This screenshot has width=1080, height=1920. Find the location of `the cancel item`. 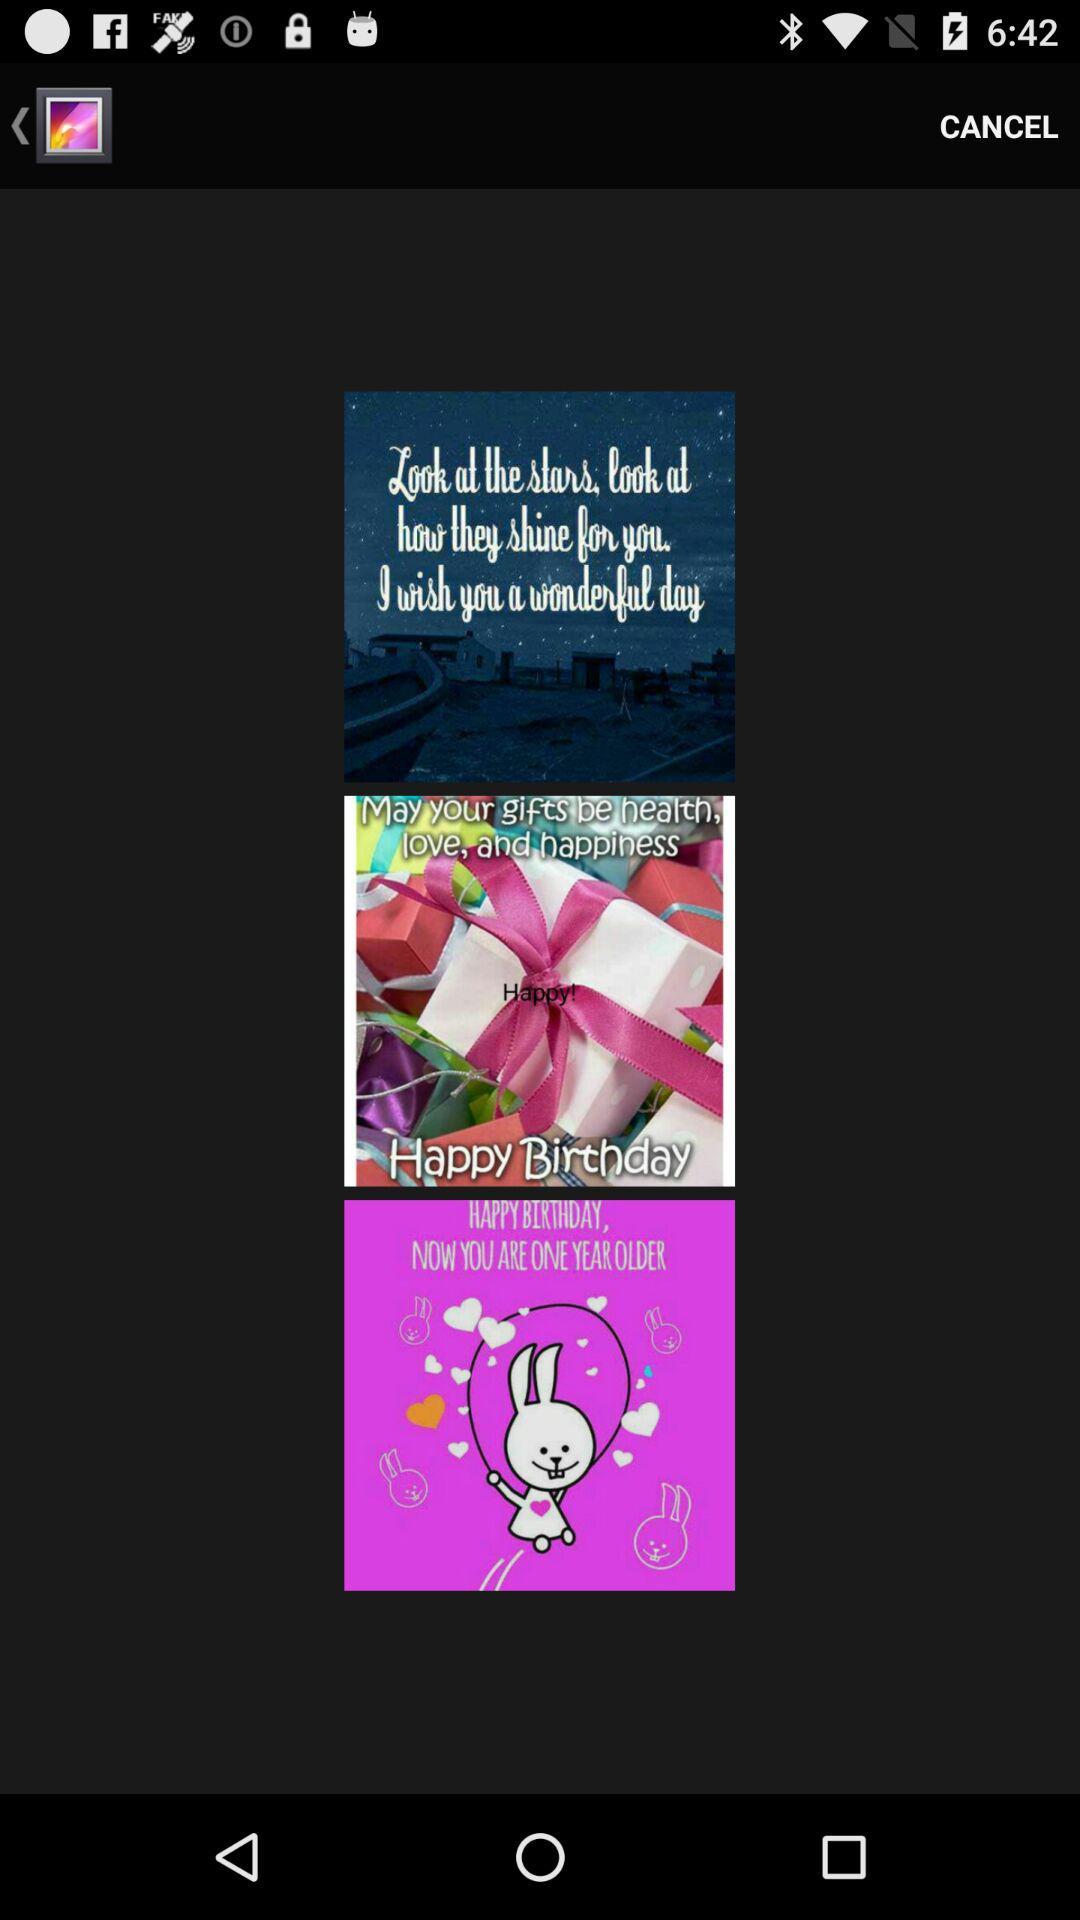

the cancel item is located at coordinates (999, 124).